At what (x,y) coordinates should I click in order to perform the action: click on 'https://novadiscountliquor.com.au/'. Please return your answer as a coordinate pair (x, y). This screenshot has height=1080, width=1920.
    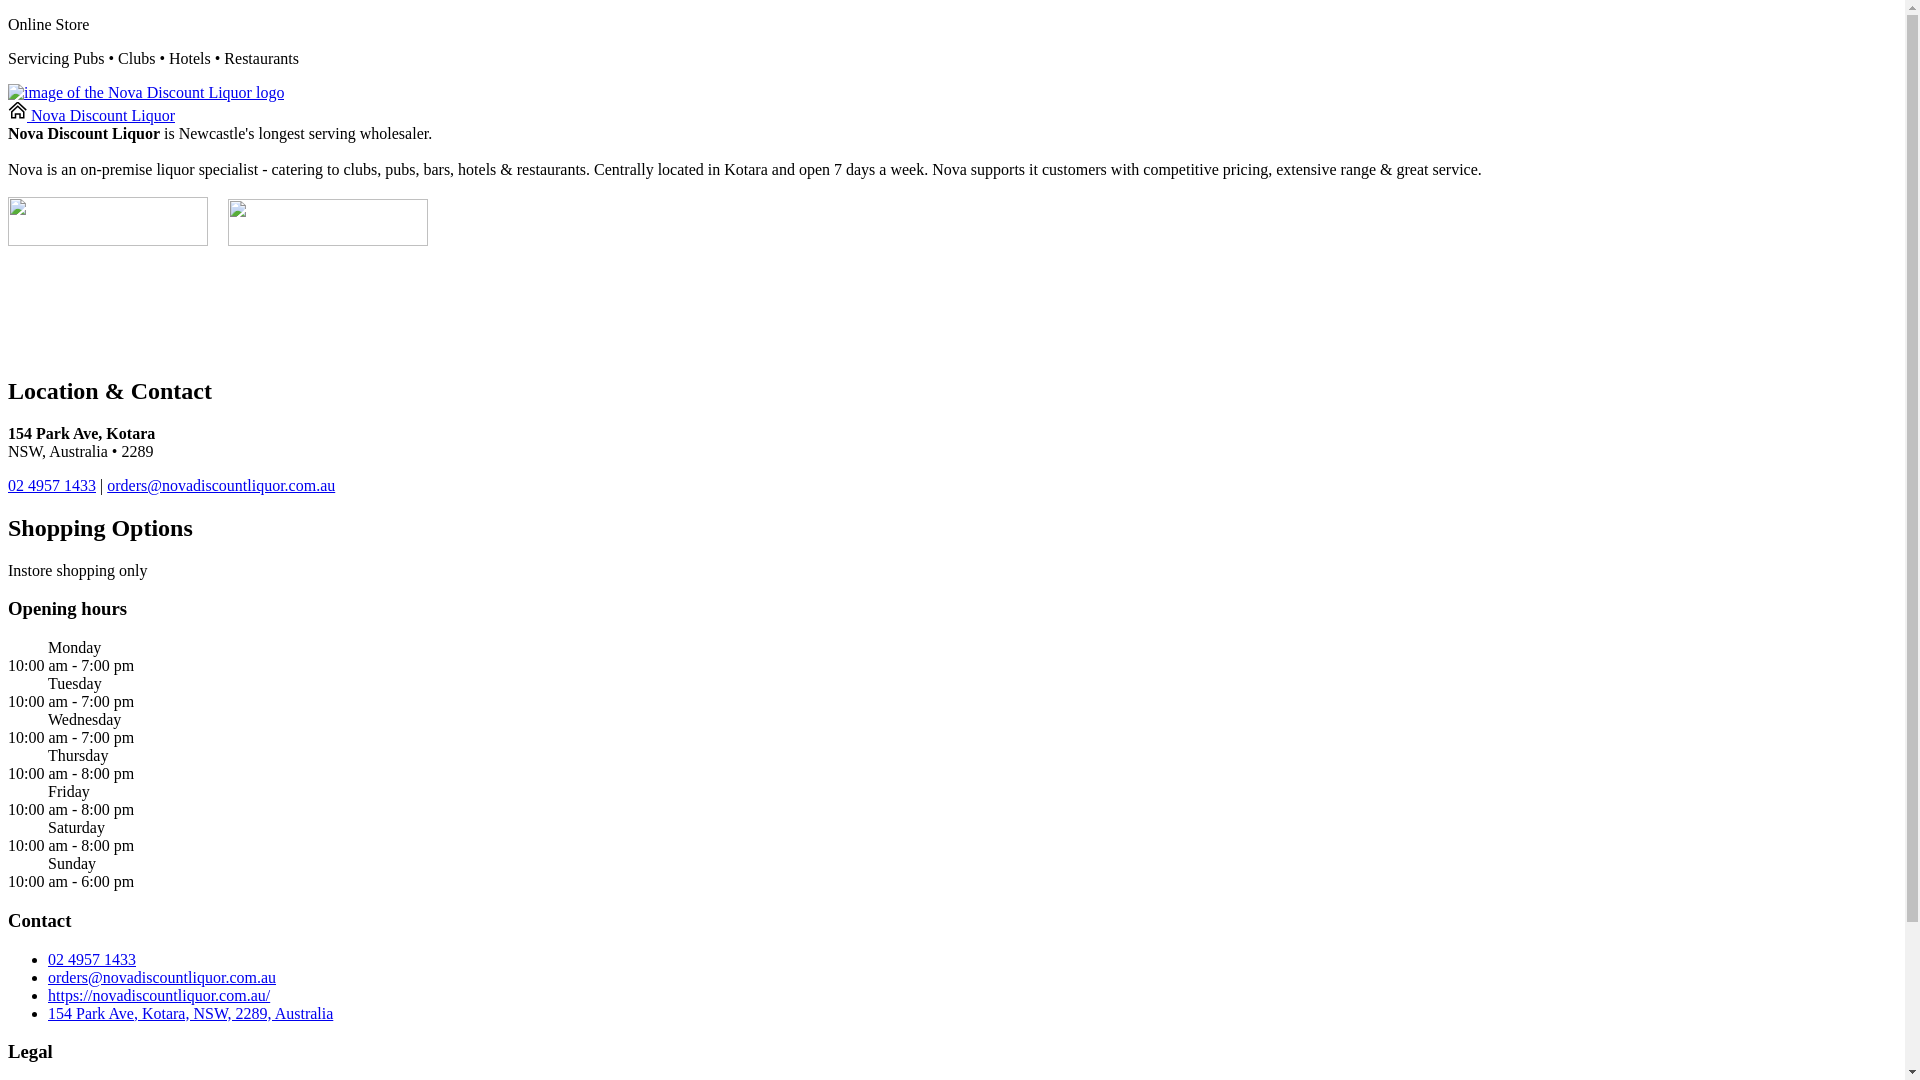
    Looking at the image, I should click on (157, 994).